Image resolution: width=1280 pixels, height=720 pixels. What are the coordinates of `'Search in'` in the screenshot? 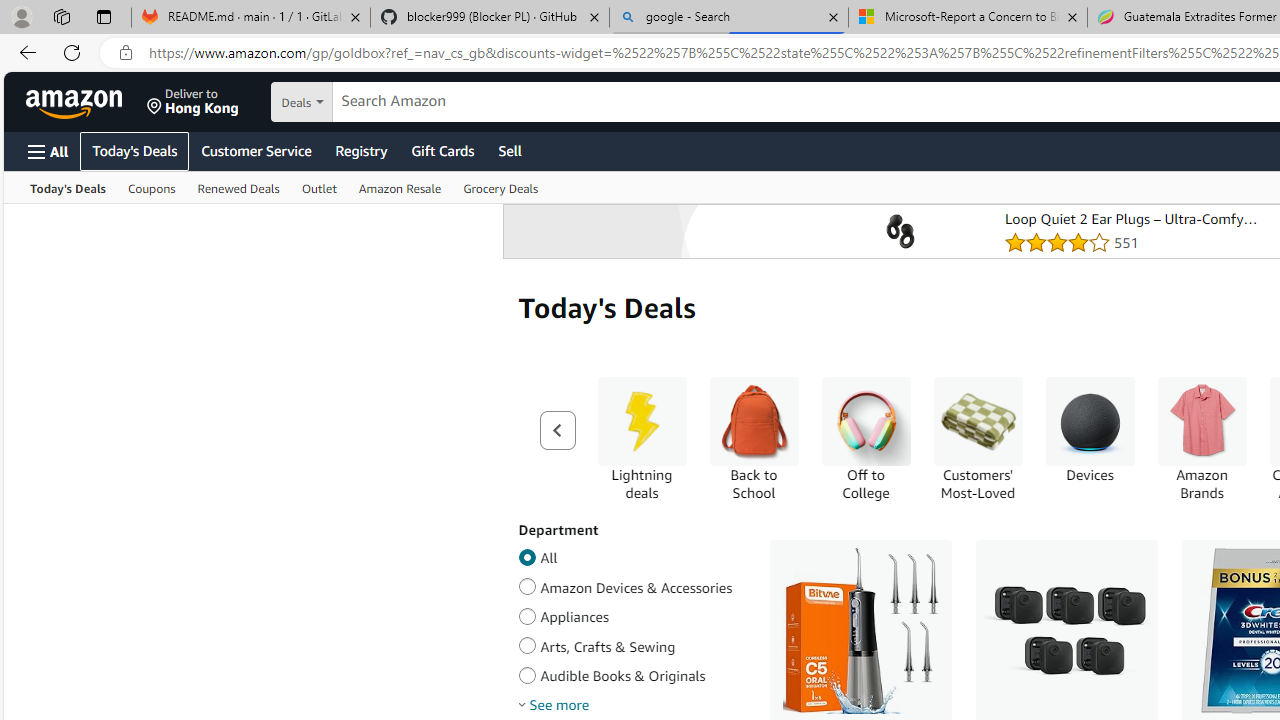 It's located at (371, 102).